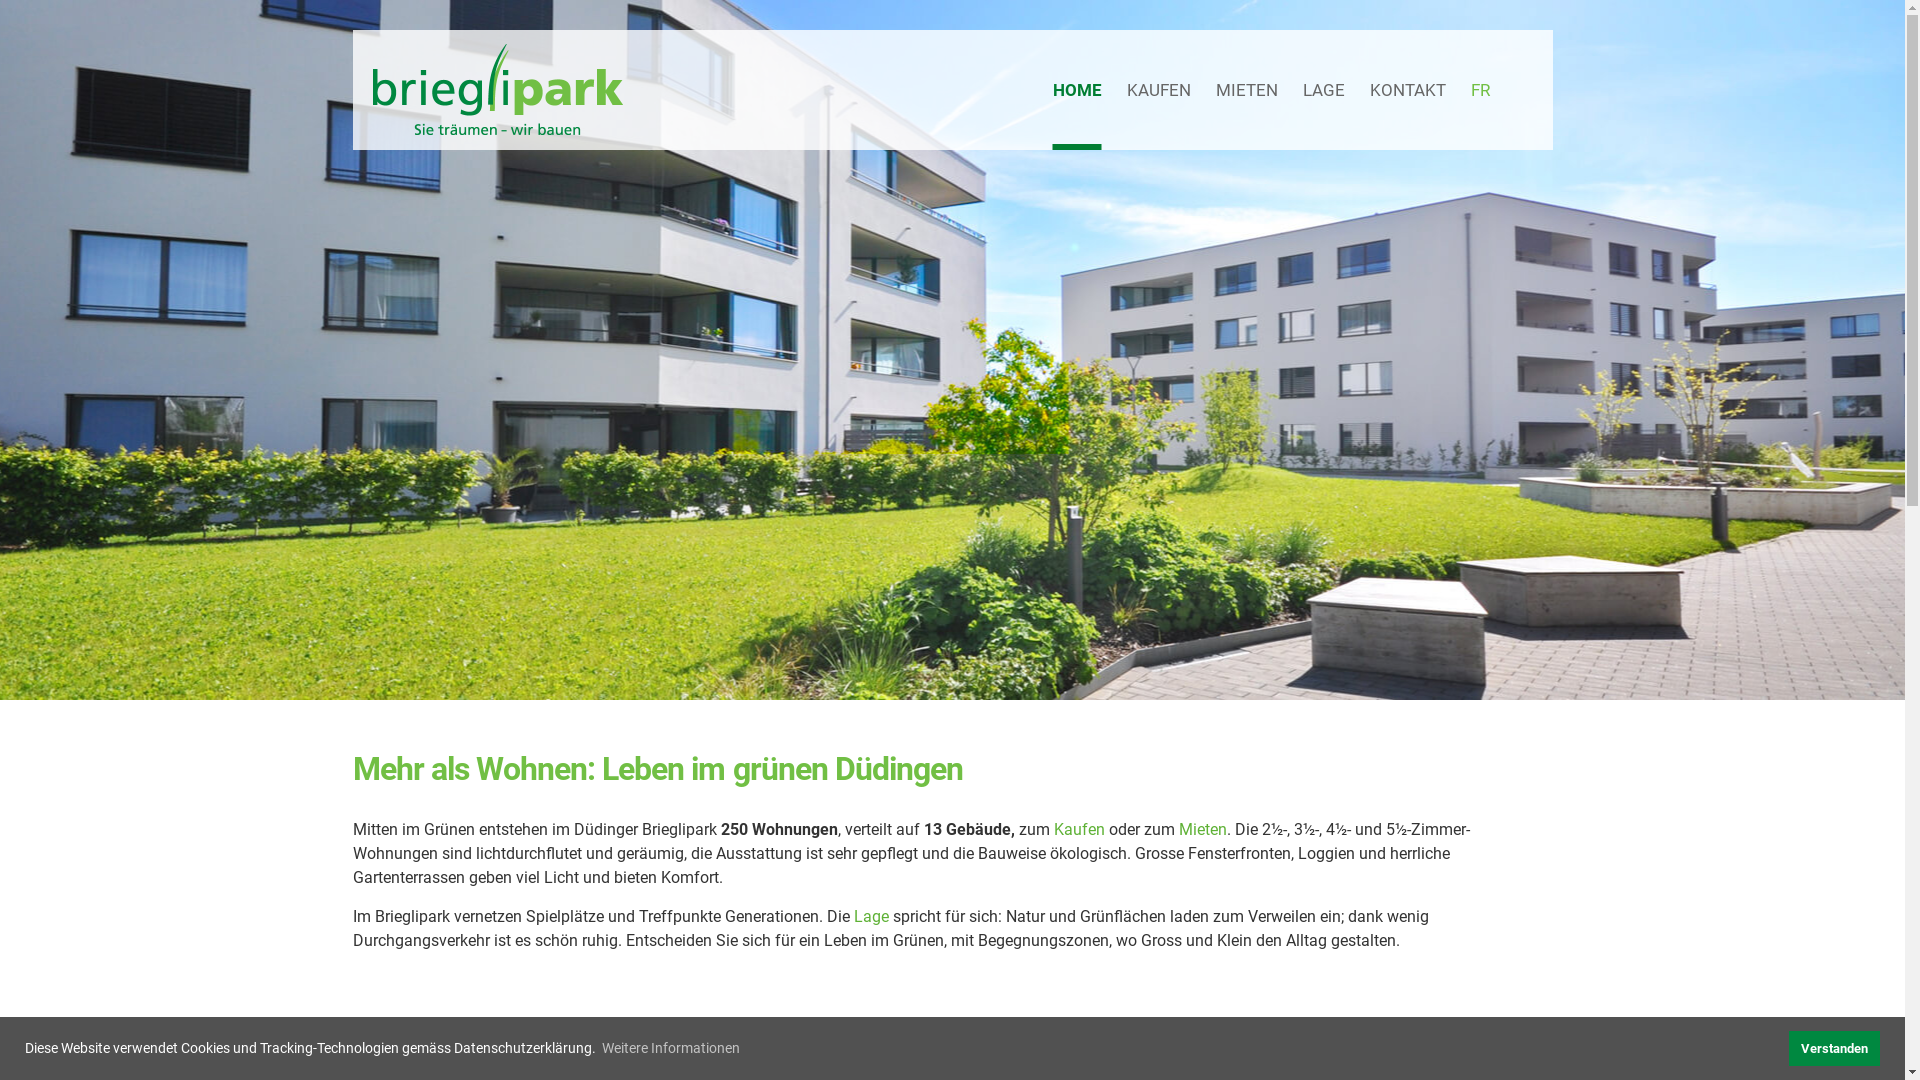 The width and height of the screenshot is (1920, 1080). I want to click on 'HOME', so click(1075, 88).